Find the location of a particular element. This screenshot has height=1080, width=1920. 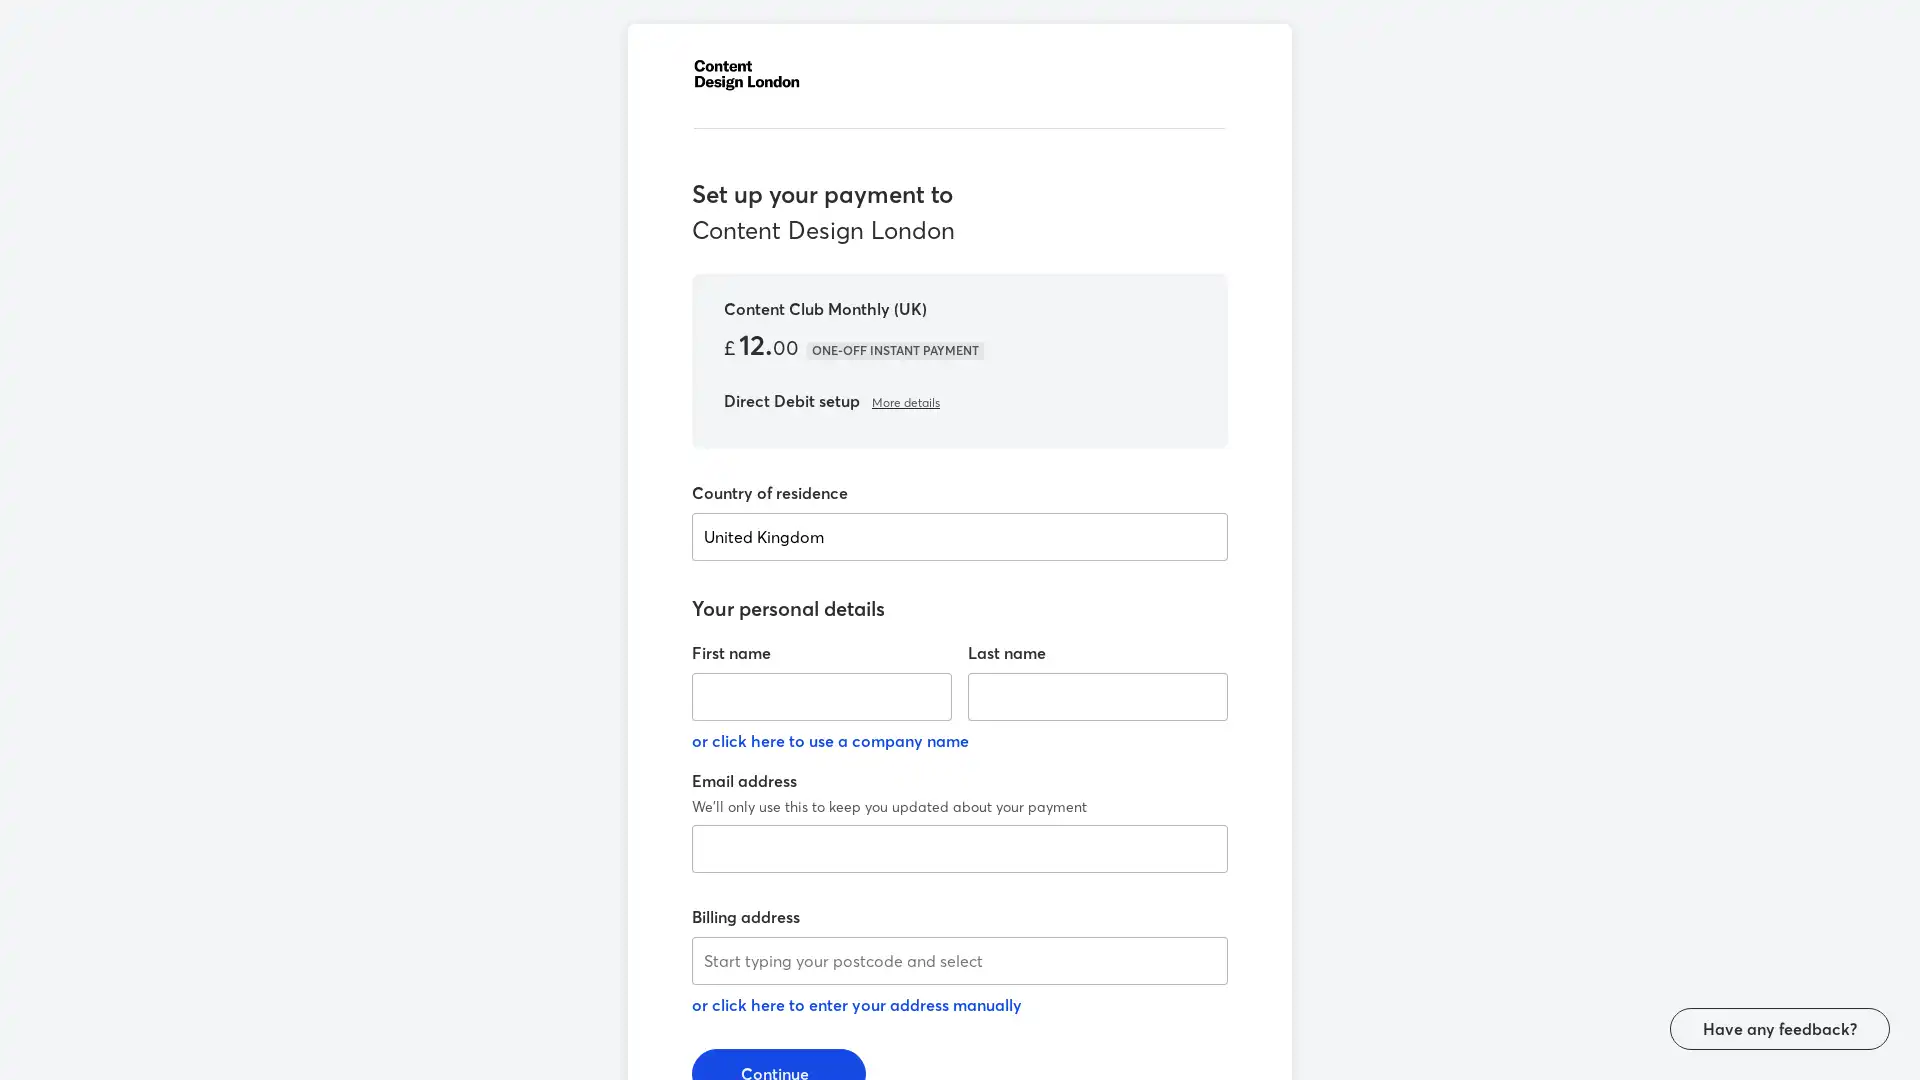

or click here to use a company name is located at coordinates (830, 736).